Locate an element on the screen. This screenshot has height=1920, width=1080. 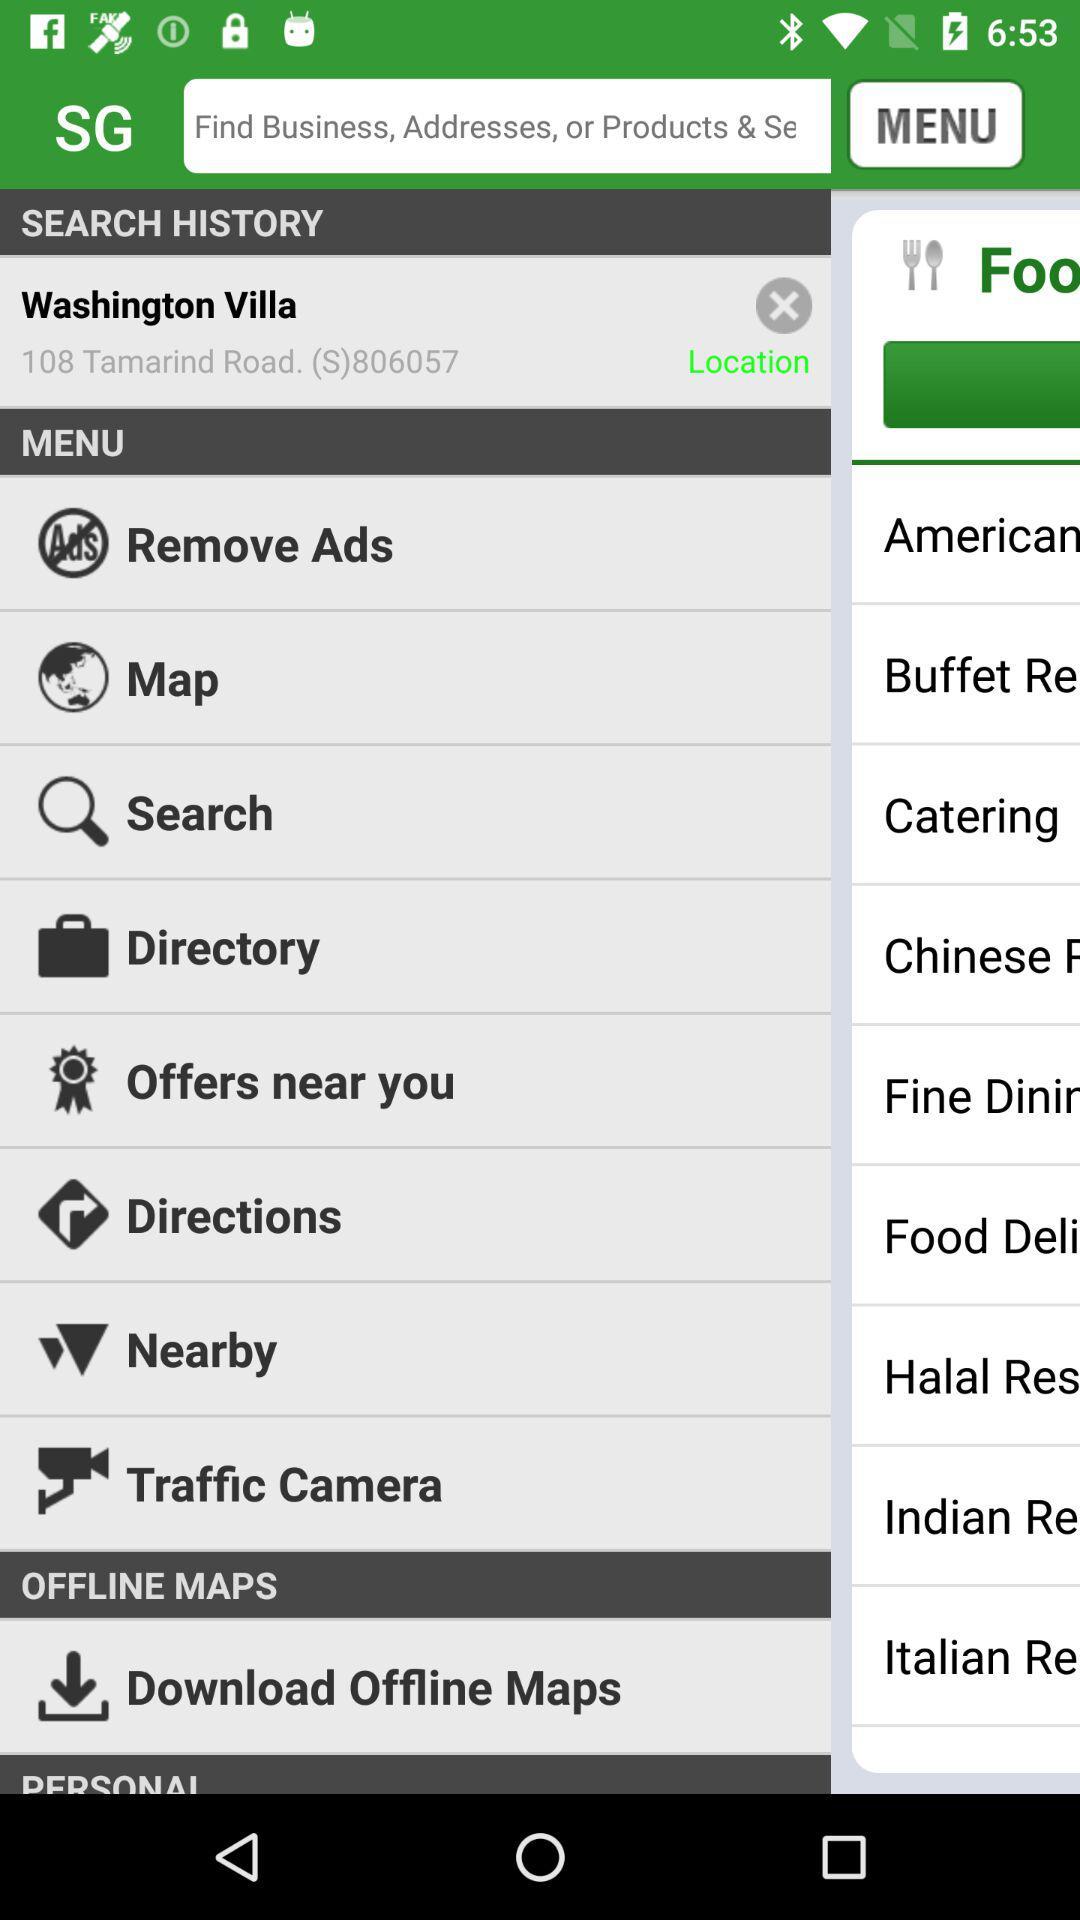
the icon above the offers near you is located at coordinates (980, 953).